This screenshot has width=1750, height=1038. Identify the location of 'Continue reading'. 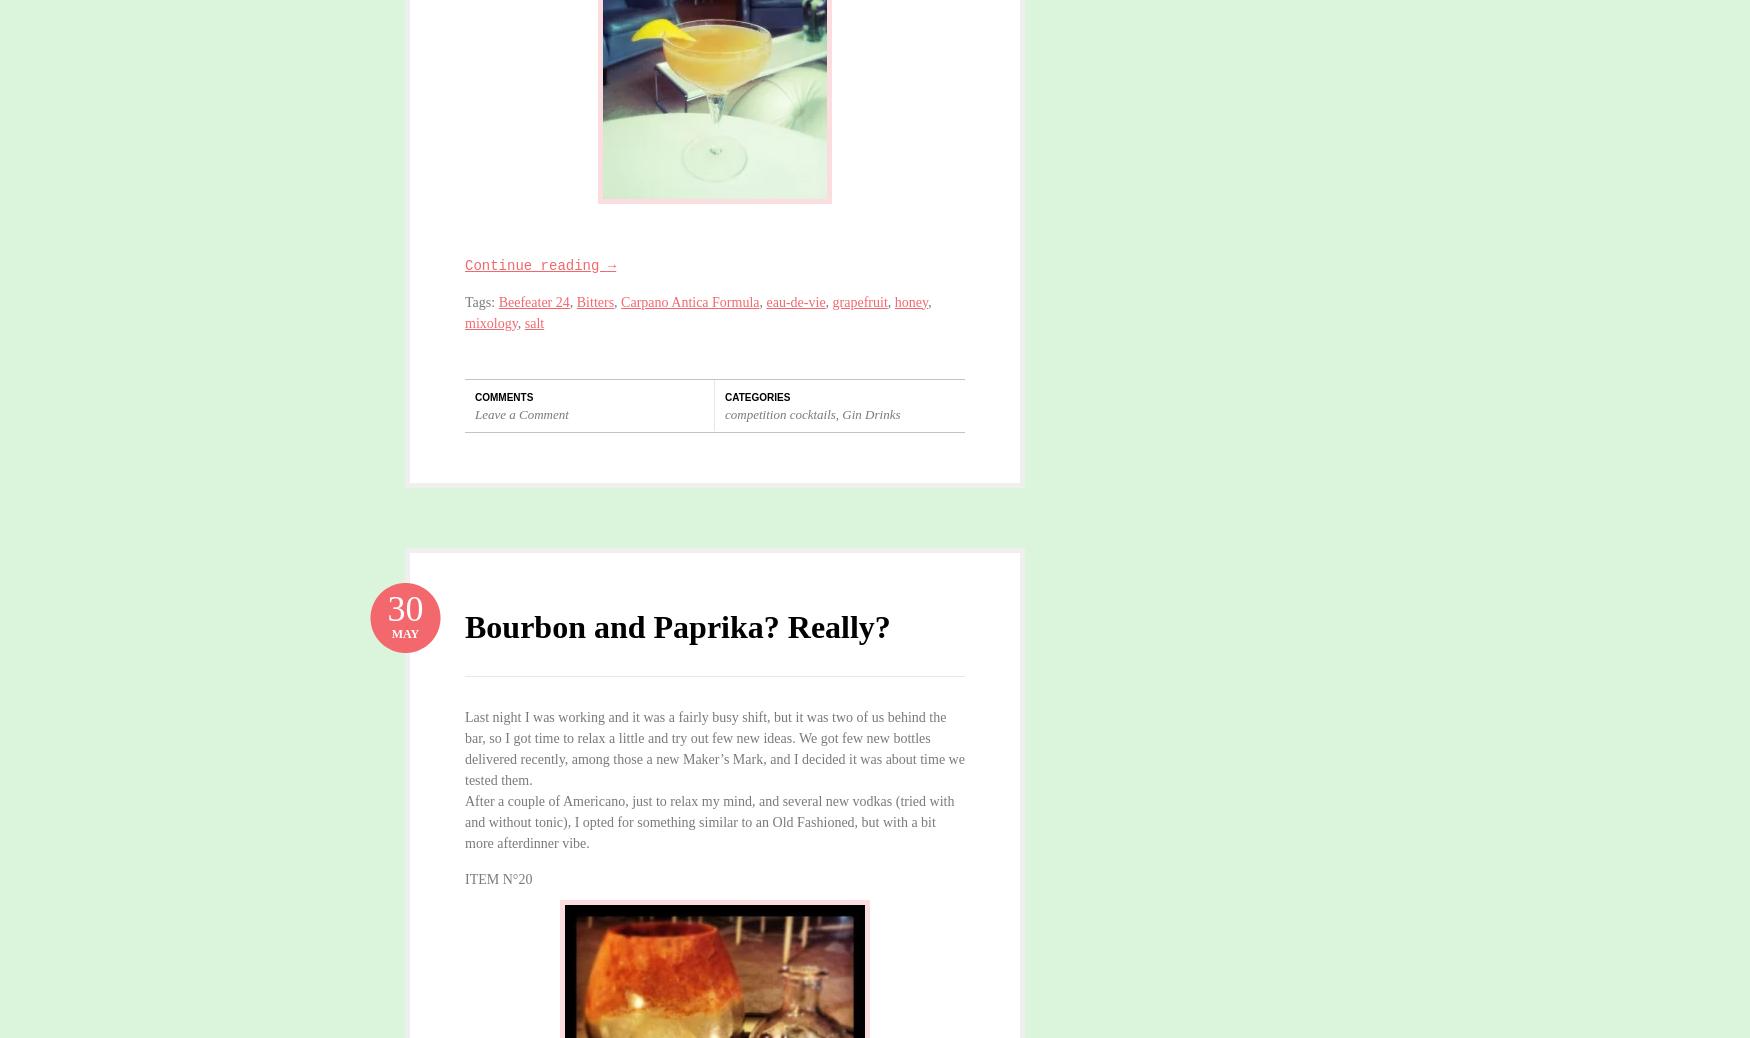
(535, 265).